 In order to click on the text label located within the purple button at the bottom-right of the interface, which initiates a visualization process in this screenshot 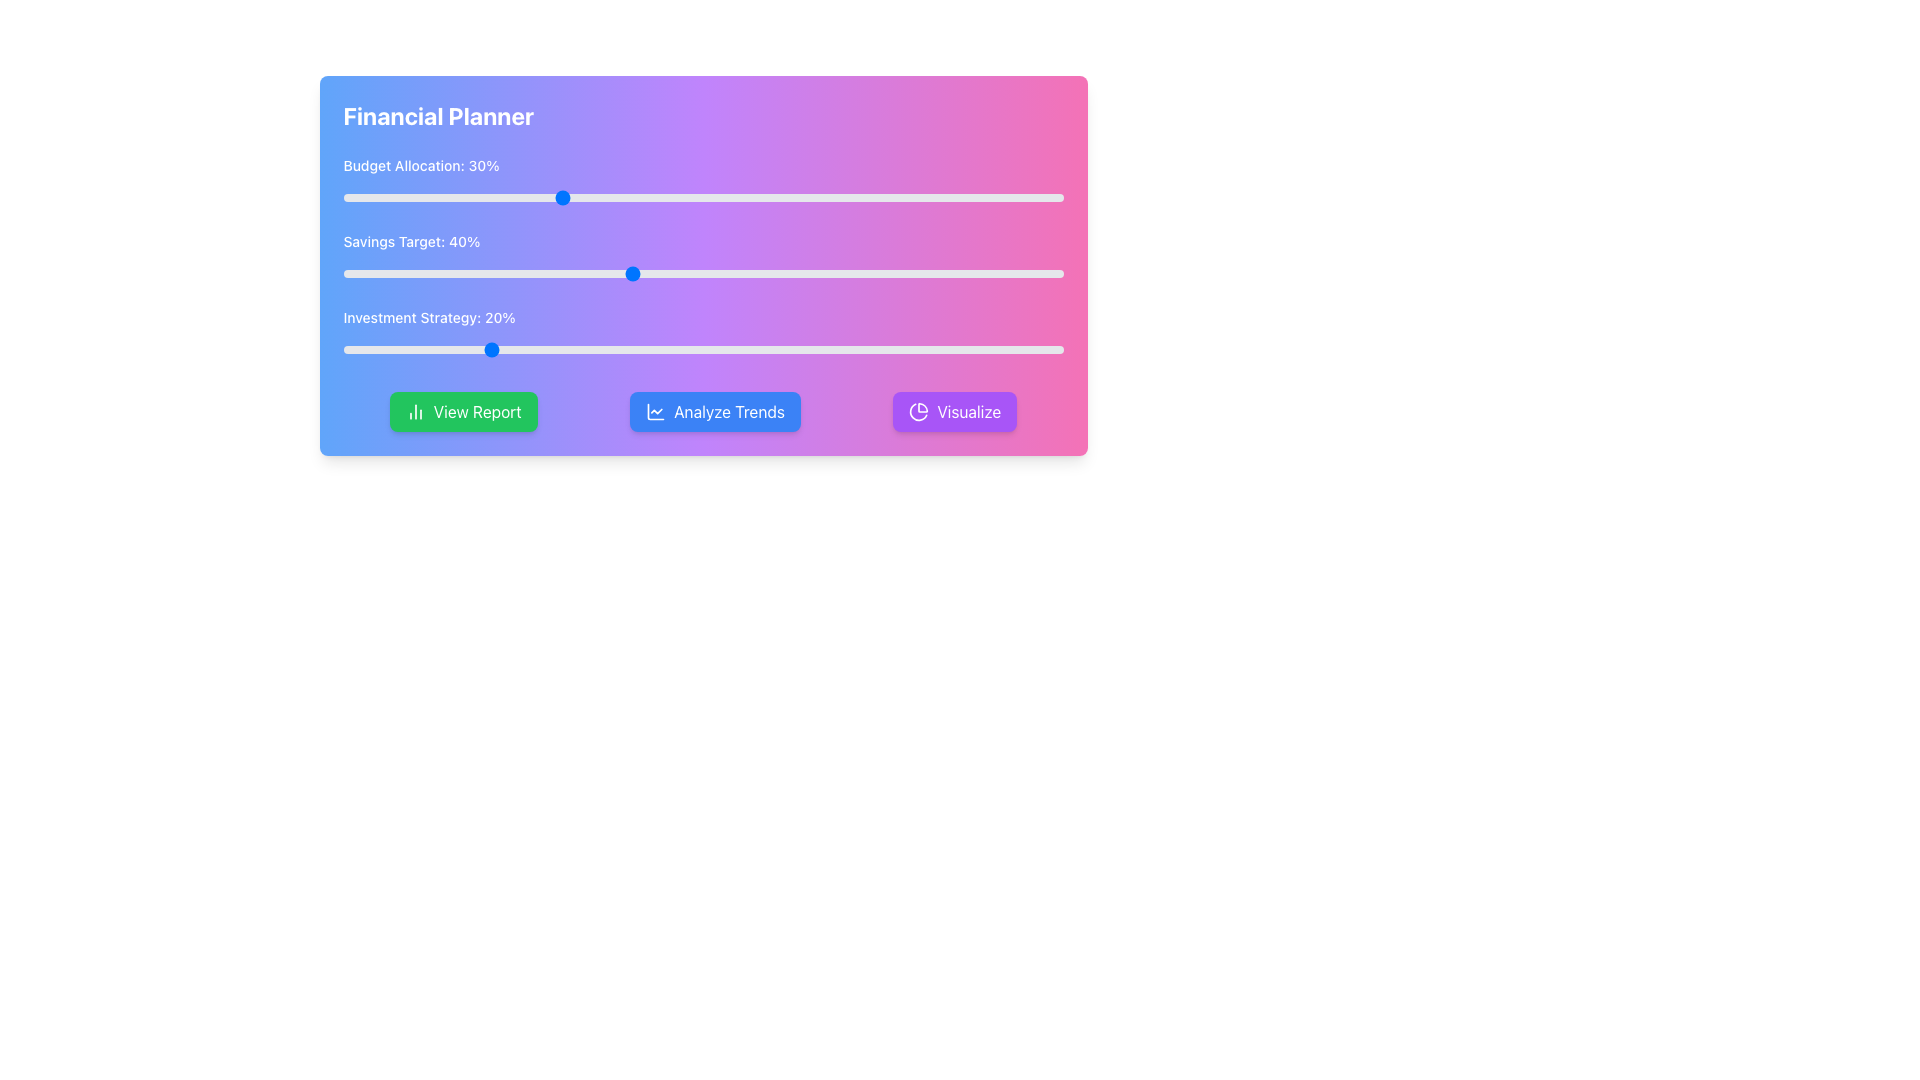, I will do `click(969, 411)`.